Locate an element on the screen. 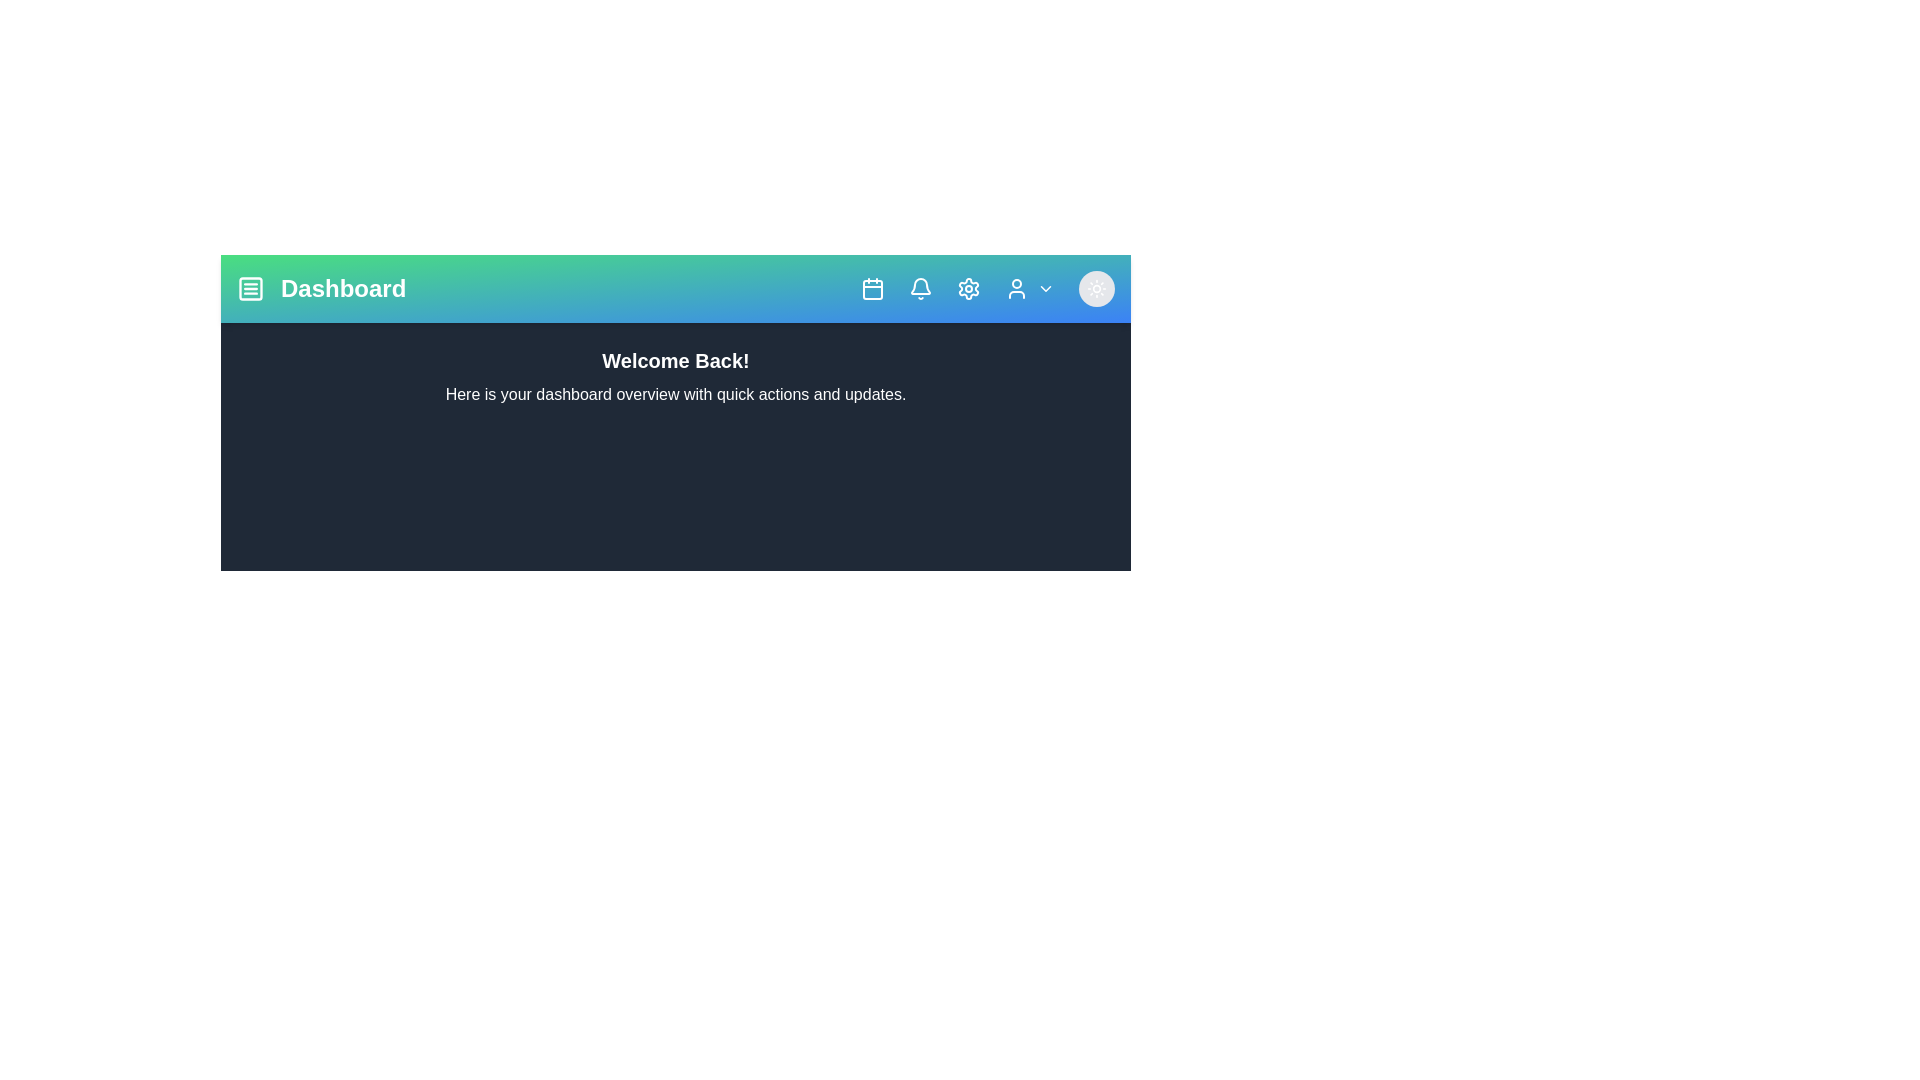 Image resolution: width=1920 pixels, height=1080 pixels. the settings icon in the app bar is located at coordinates (969, 289).